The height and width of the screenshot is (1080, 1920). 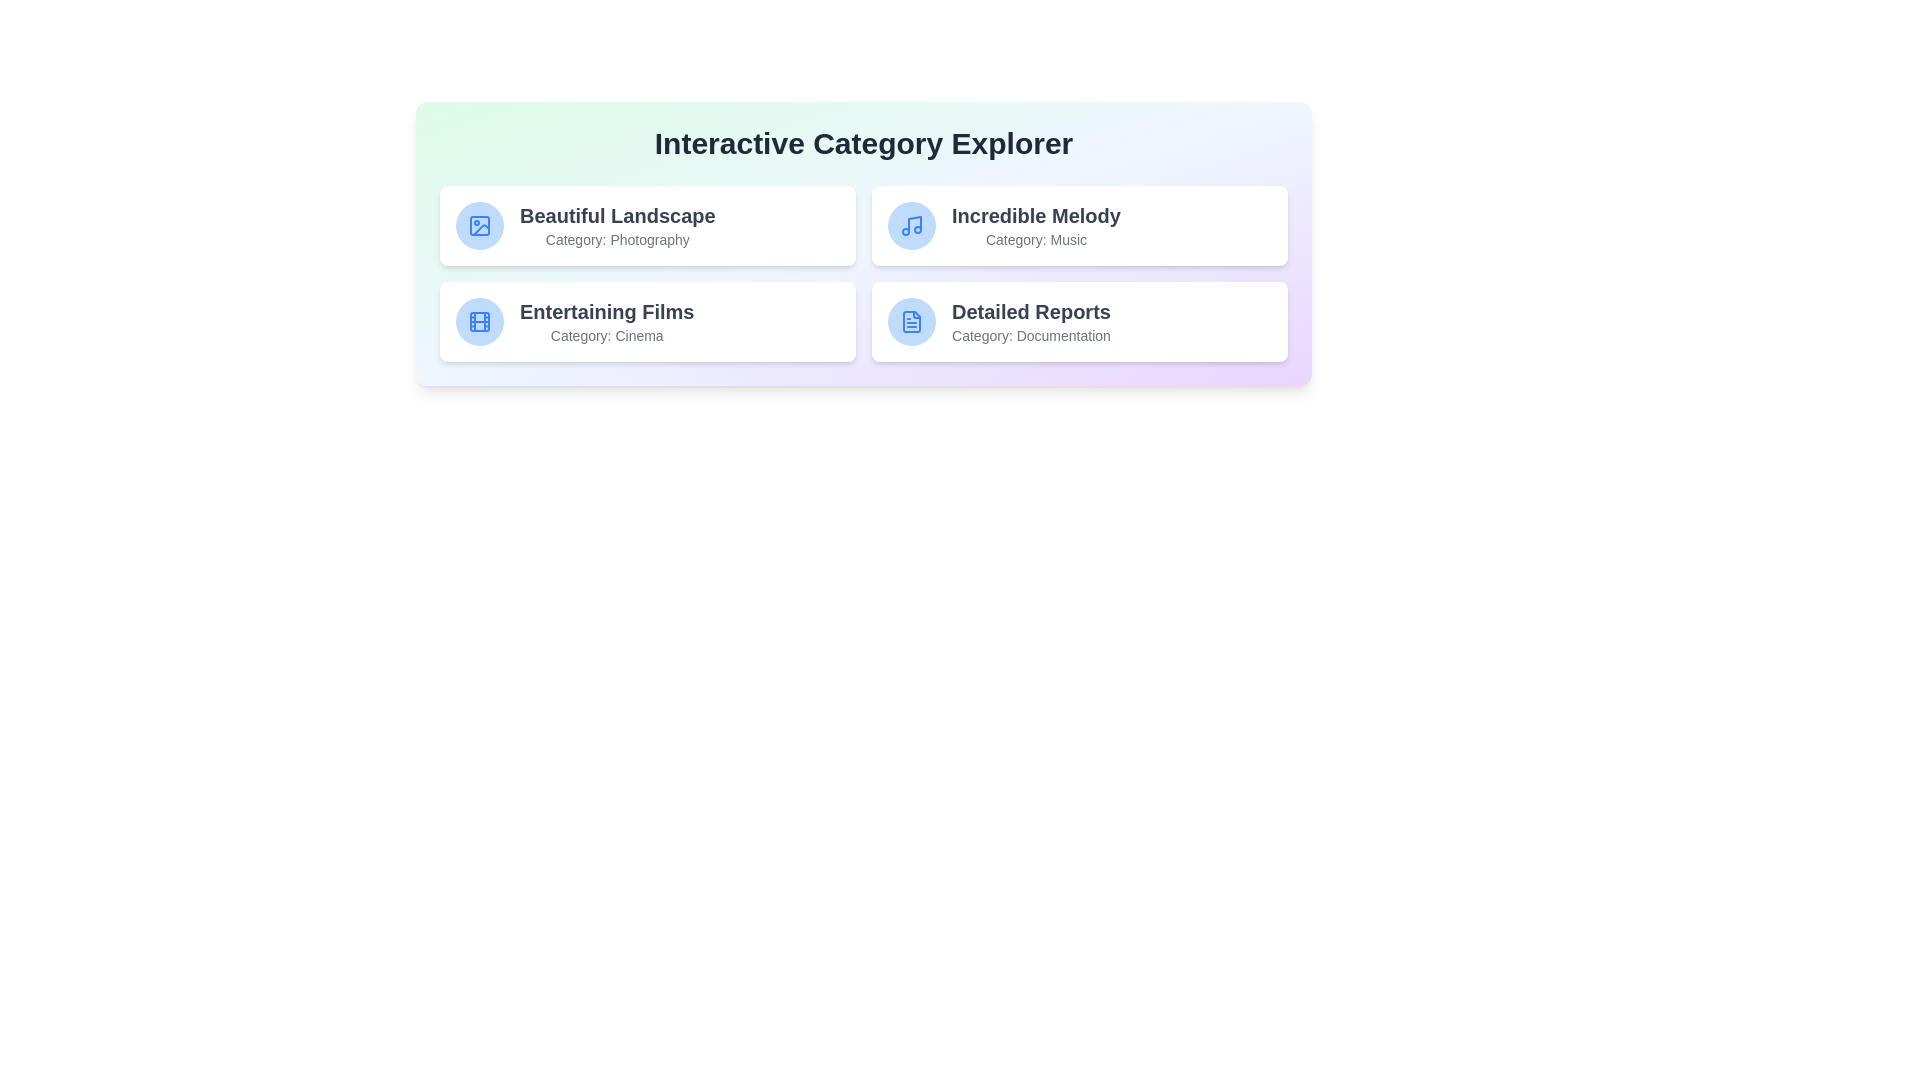 What do you see at coordinates (1079, 225) in the screenshot?
I see `the card representing the category Incredible Melody` at bounding box center [1079, 225].